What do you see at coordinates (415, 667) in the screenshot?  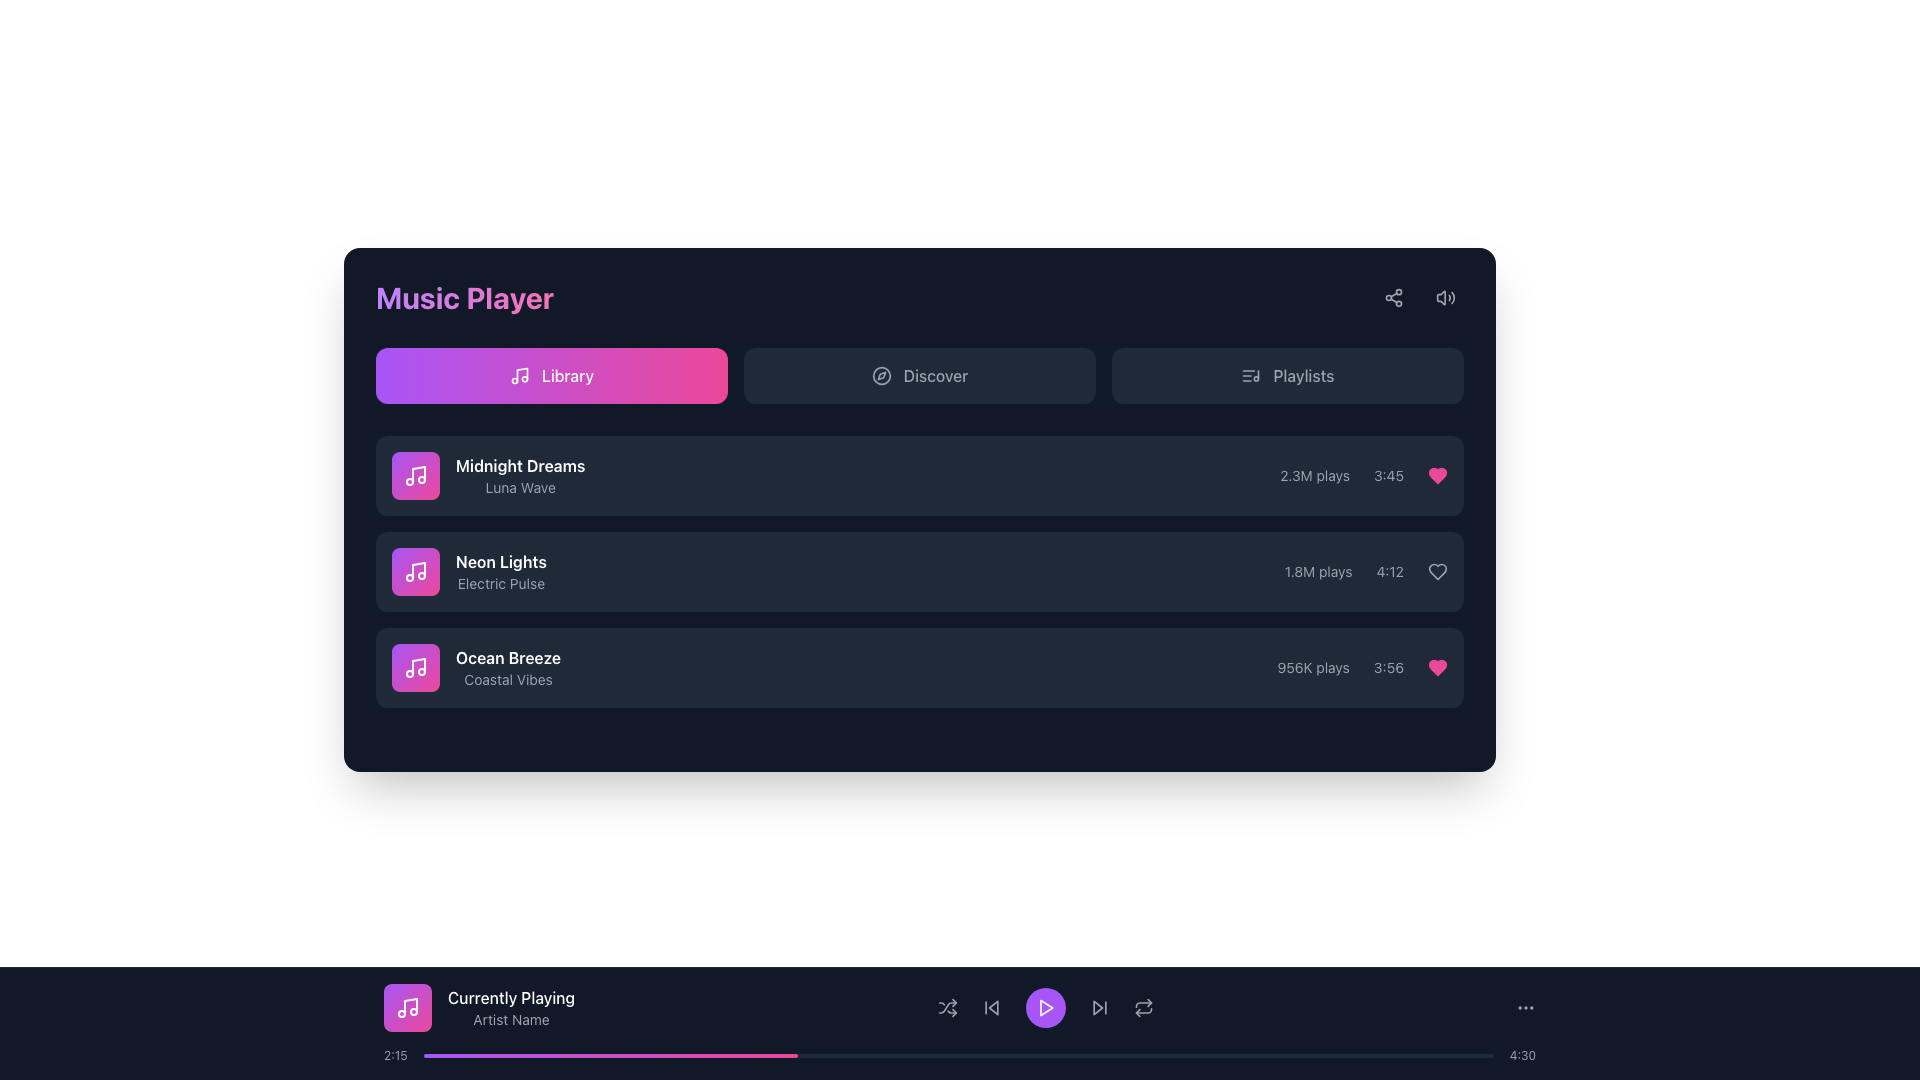 I see `the music note icon, which is white and styled as an outline, located within a vibrant purple to pink gradient square in the 'Library' section of the music player interface for 'Midnight Dreams'` at bounding box center [415, 667].